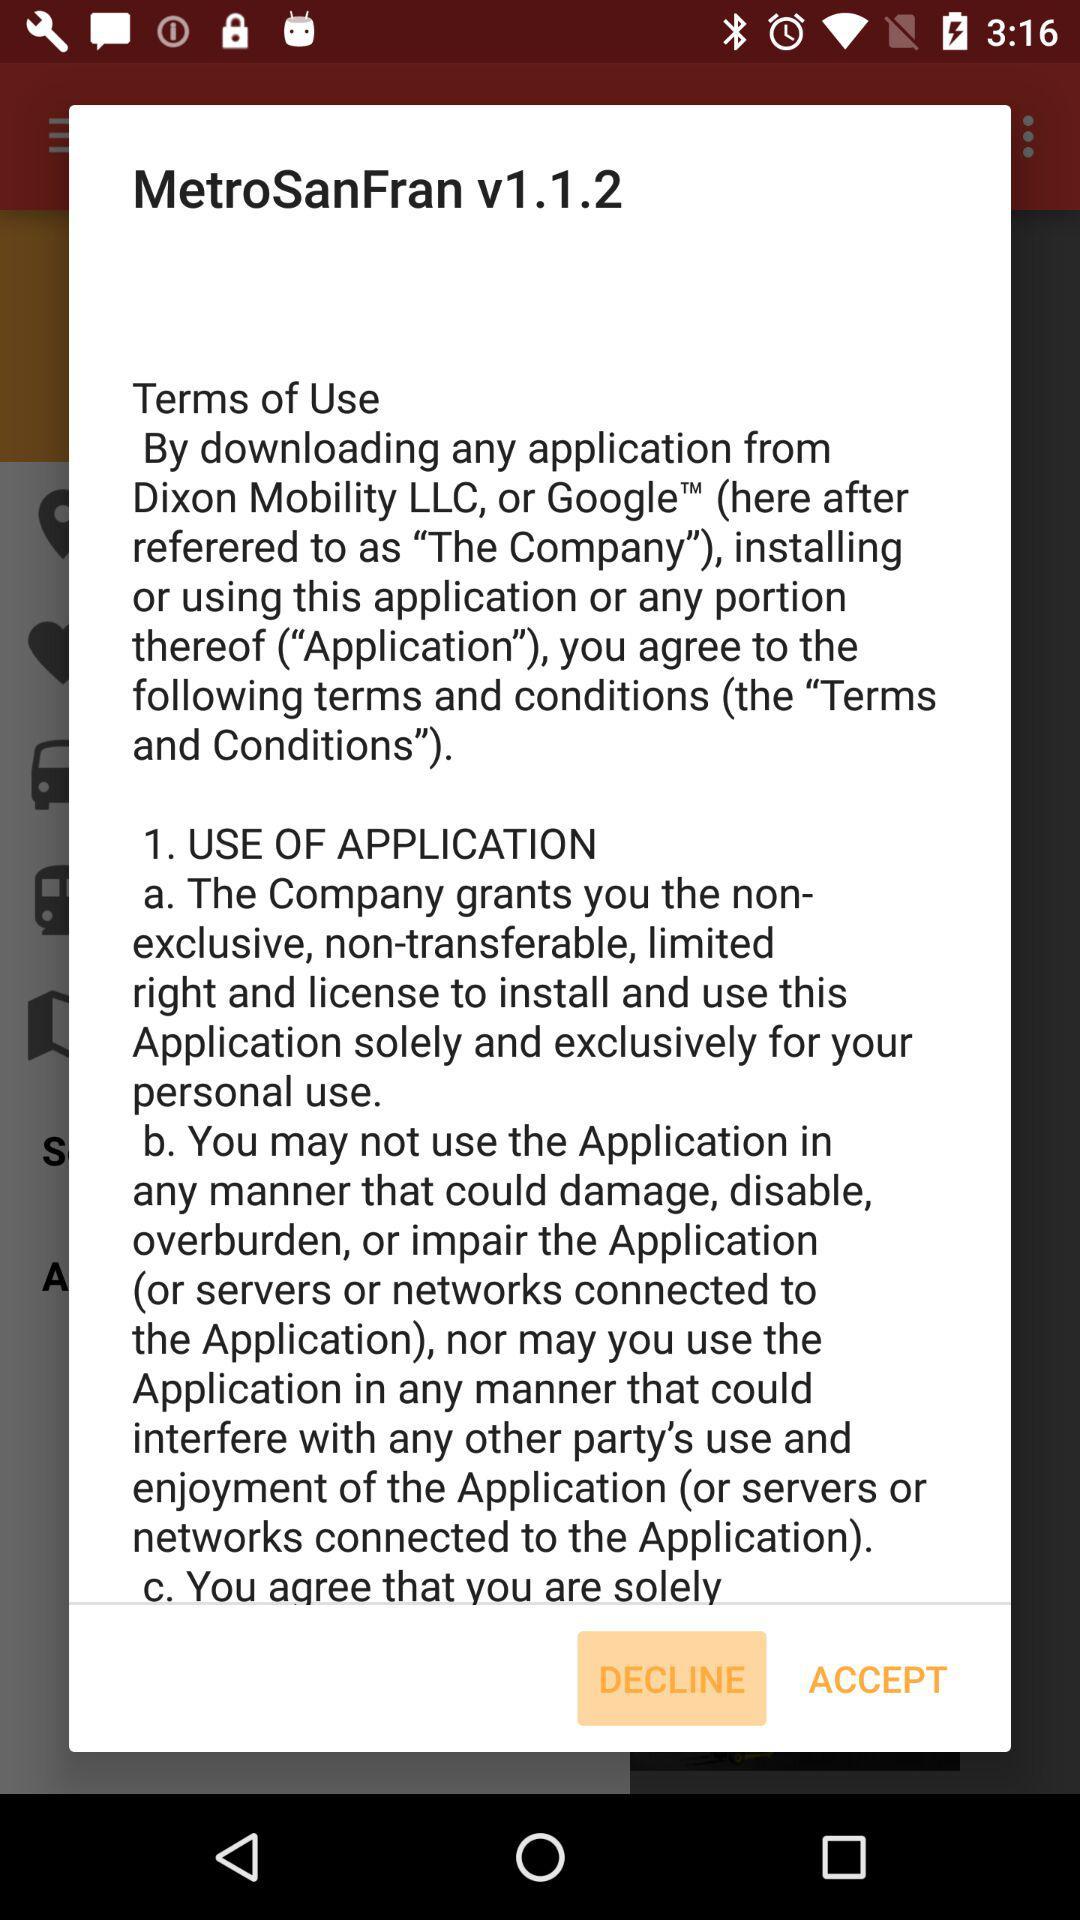 This screenshot has height=1920, width=1080. I want to click on the decline, so click(671, 1678).